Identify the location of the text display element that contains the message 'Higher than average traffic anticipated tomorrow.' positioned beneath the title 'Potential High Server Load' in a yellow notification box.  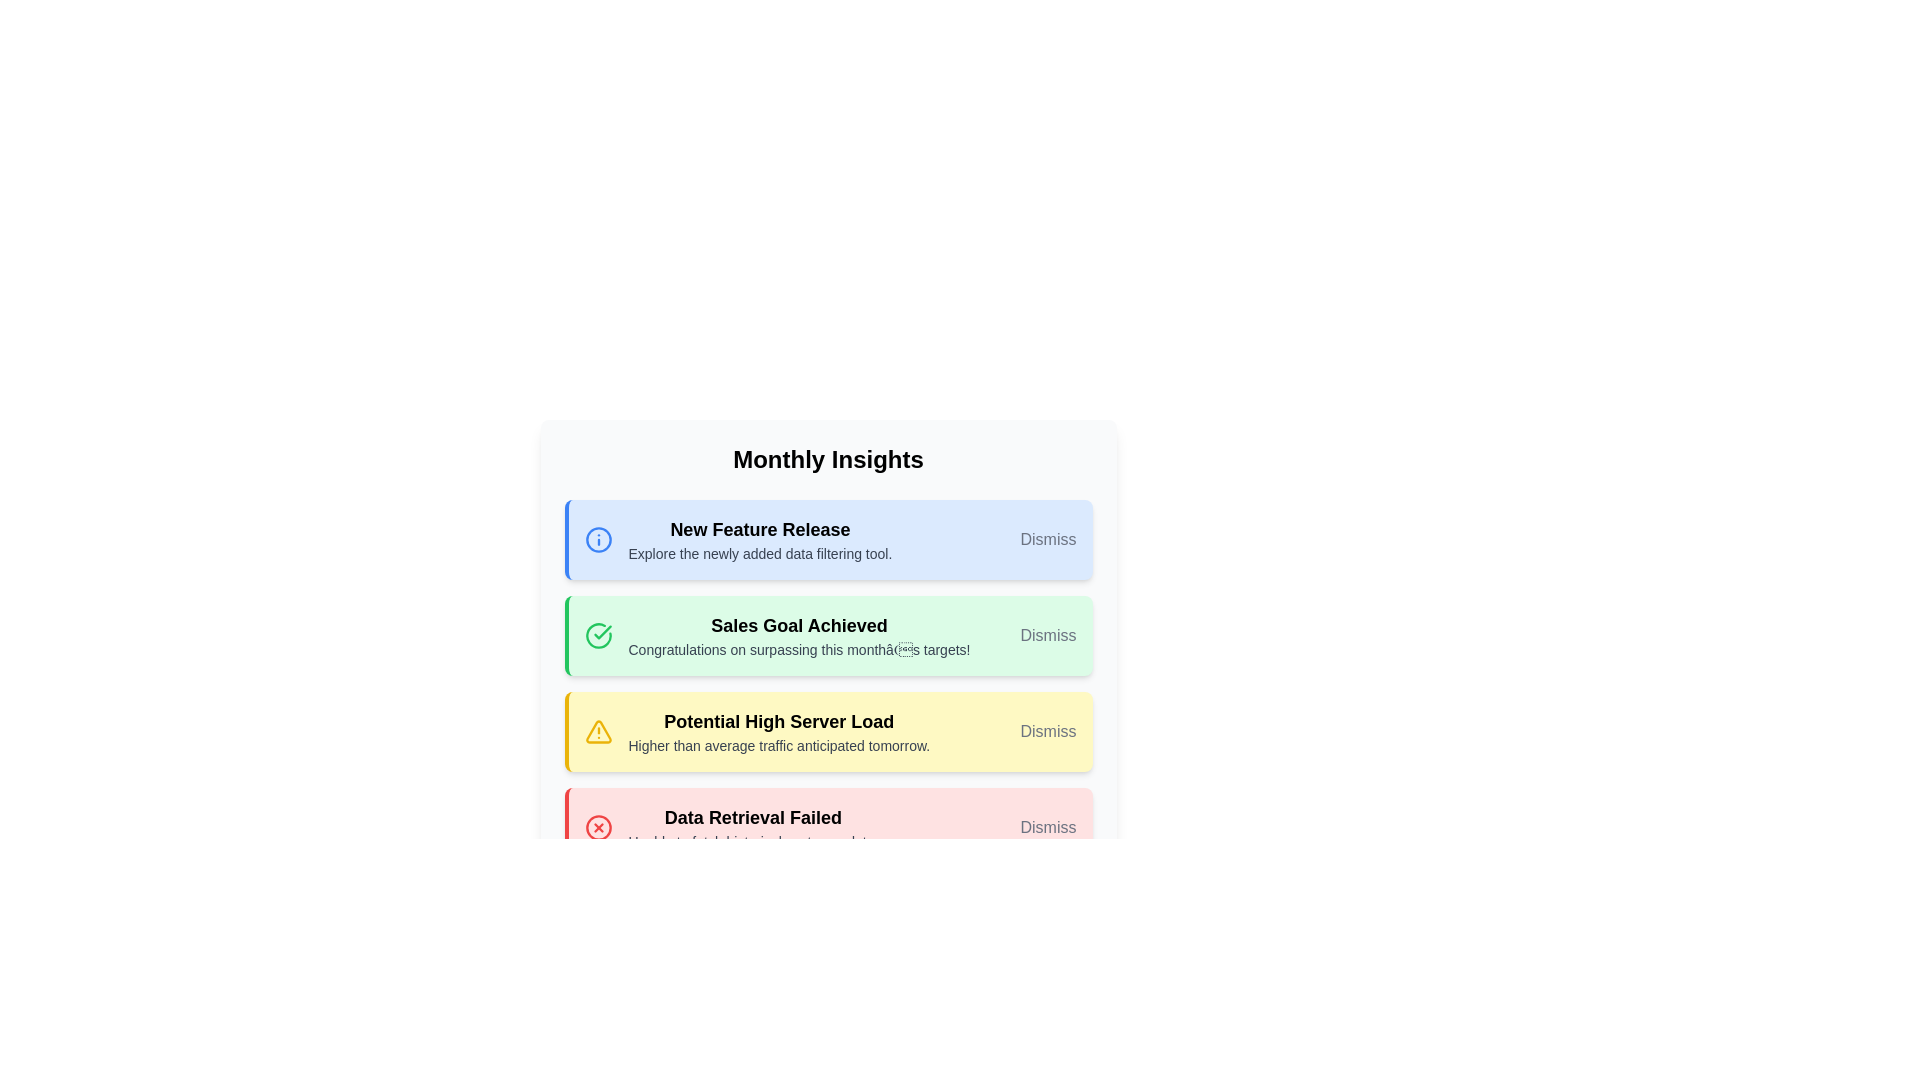
(778, 745).